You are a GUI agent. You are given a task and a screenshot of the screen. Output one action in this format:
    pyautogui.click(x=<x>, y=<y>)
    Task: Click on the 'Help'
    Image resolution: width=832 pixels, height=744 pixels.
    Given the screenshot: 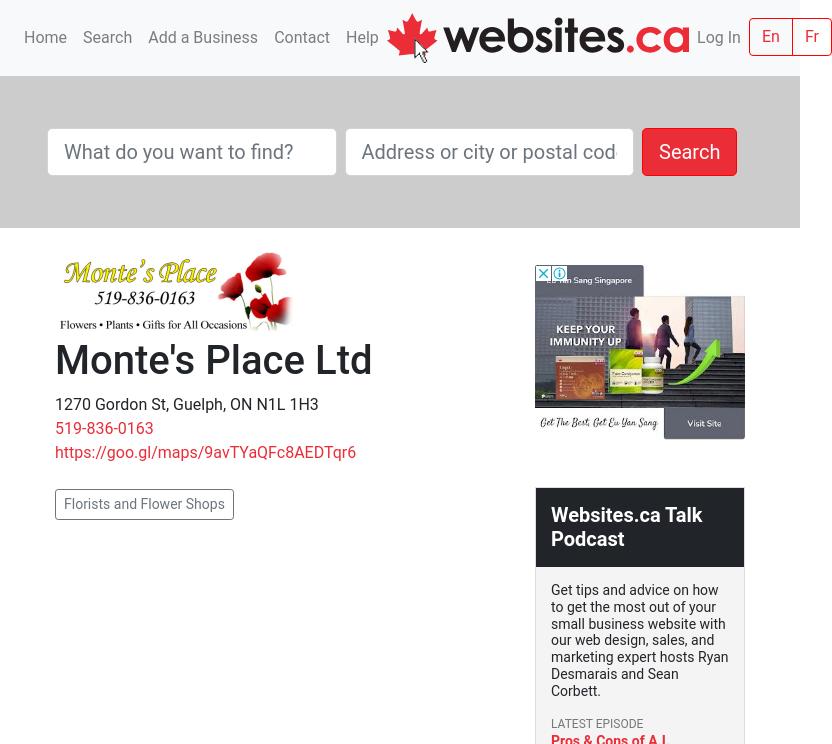 What is the action you would take?
    pyautogui.click(x=346, y=36)
    